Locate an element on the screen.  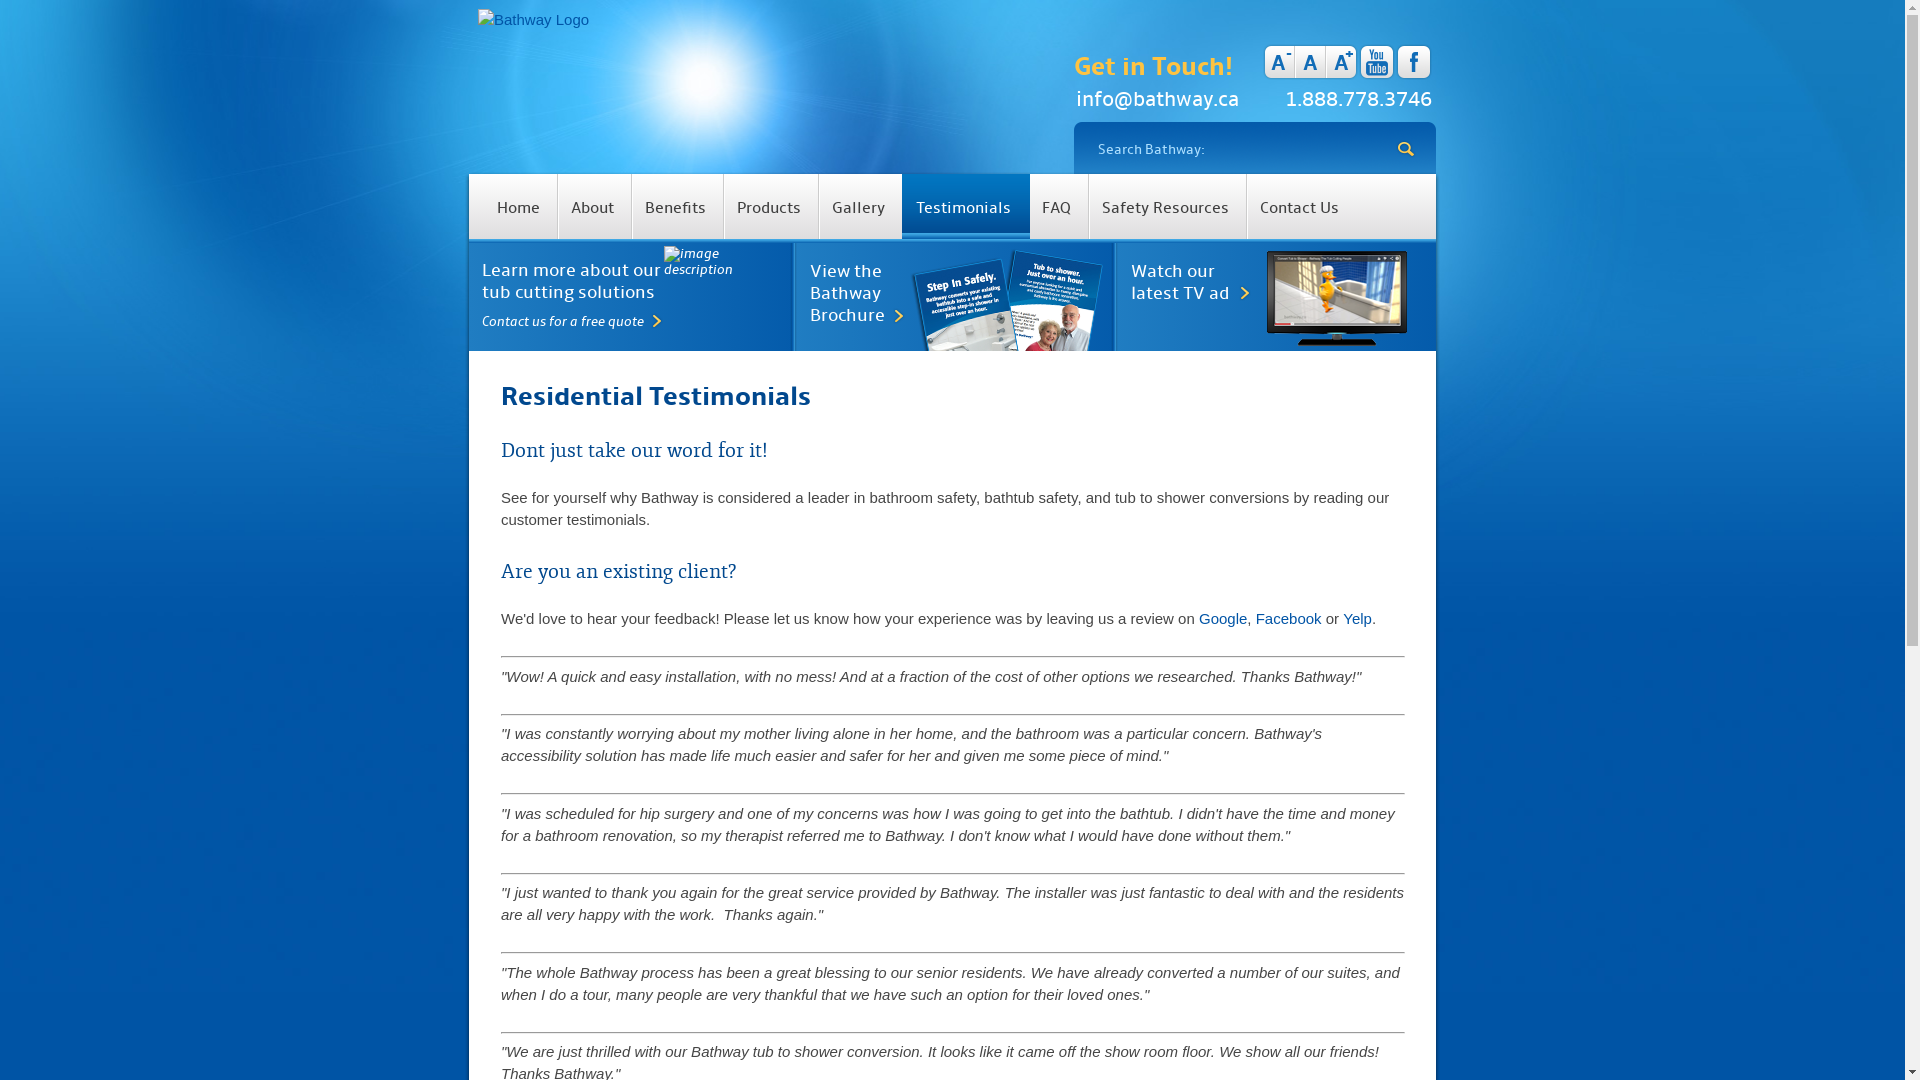
'1.888.778.3746' is located at coordinates (1358, 99).